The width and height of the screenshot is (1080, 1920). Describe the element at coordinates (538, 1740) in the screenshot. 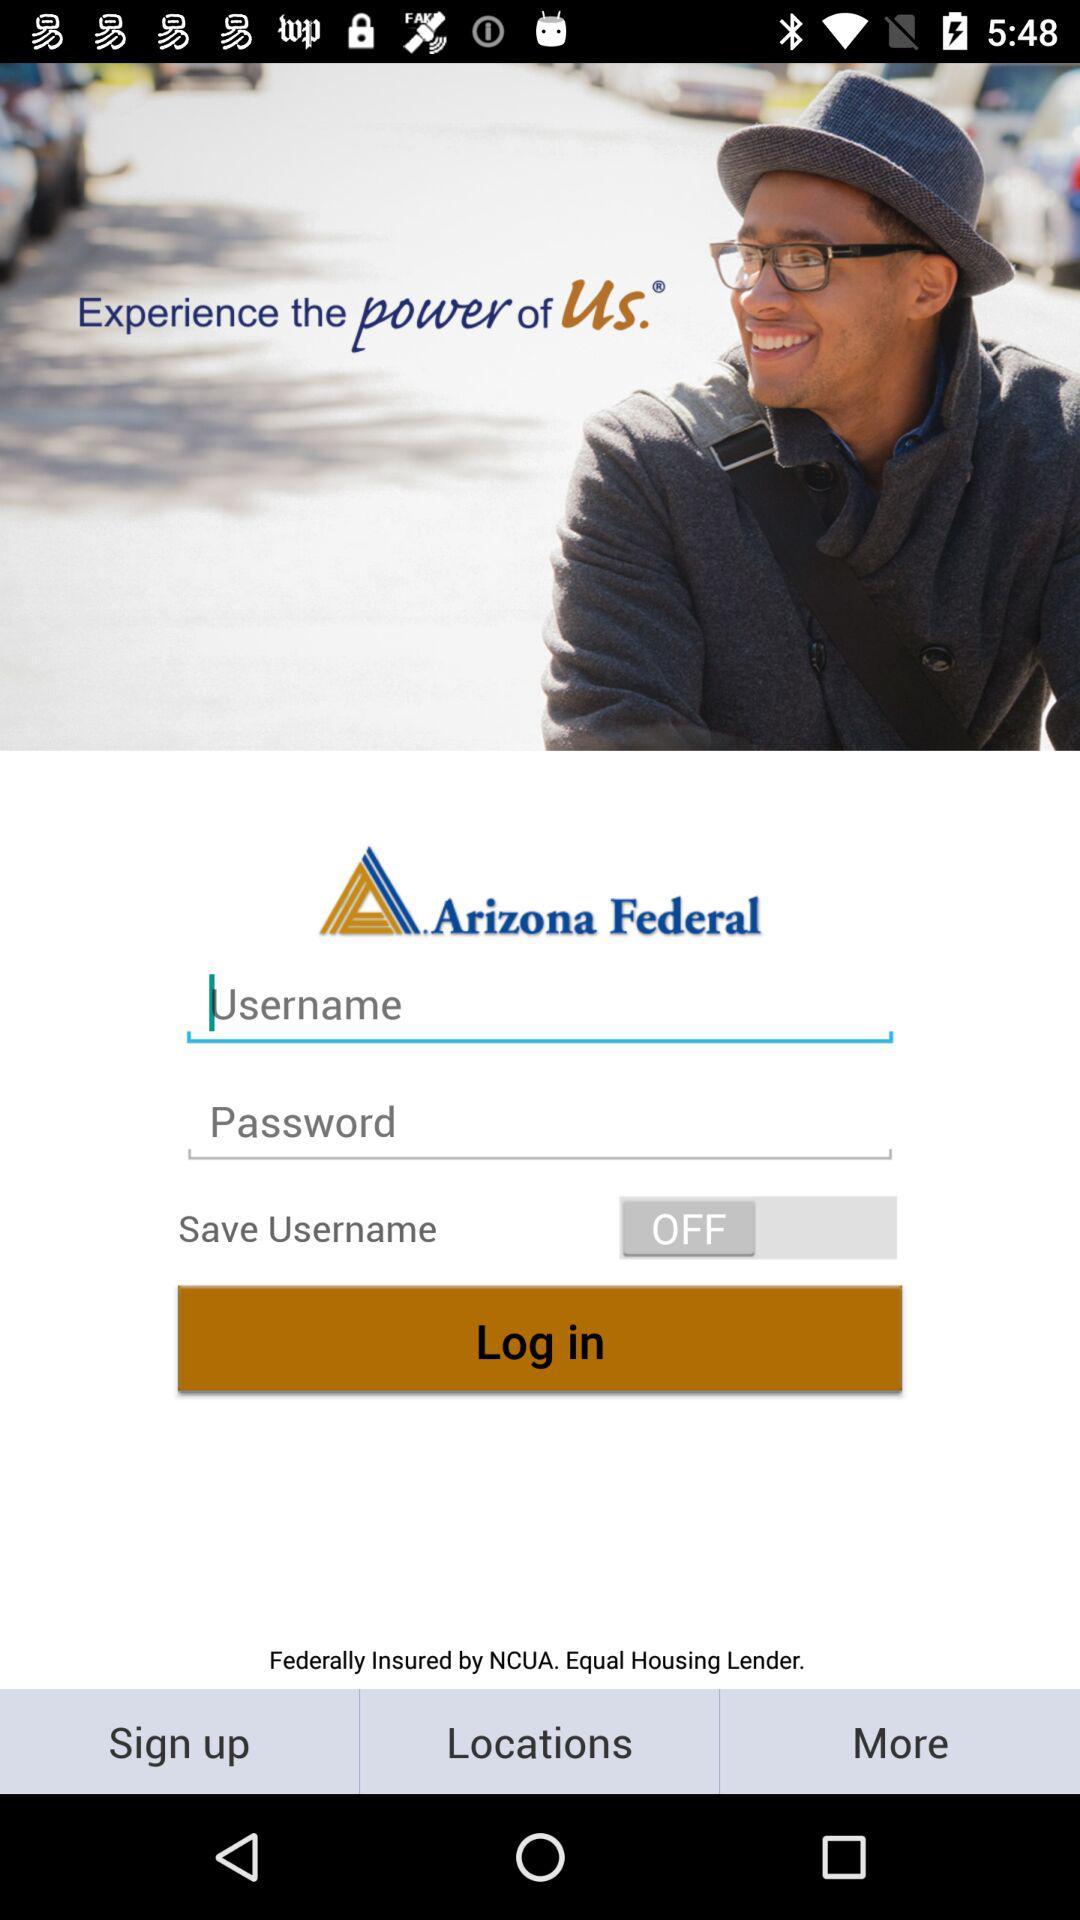

I see `the item to the right of the sign up item` at that location.